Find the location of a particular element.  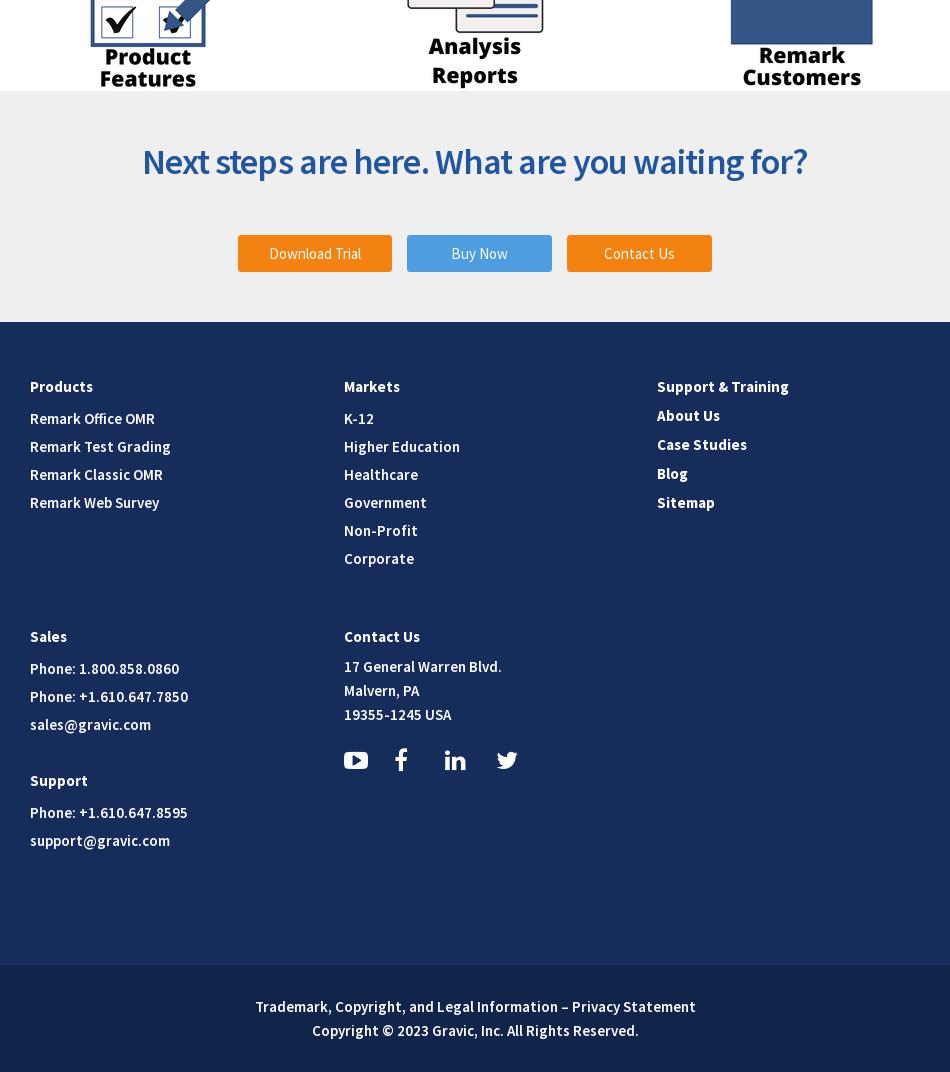

'Sales' is located at coordinates (48, 635).